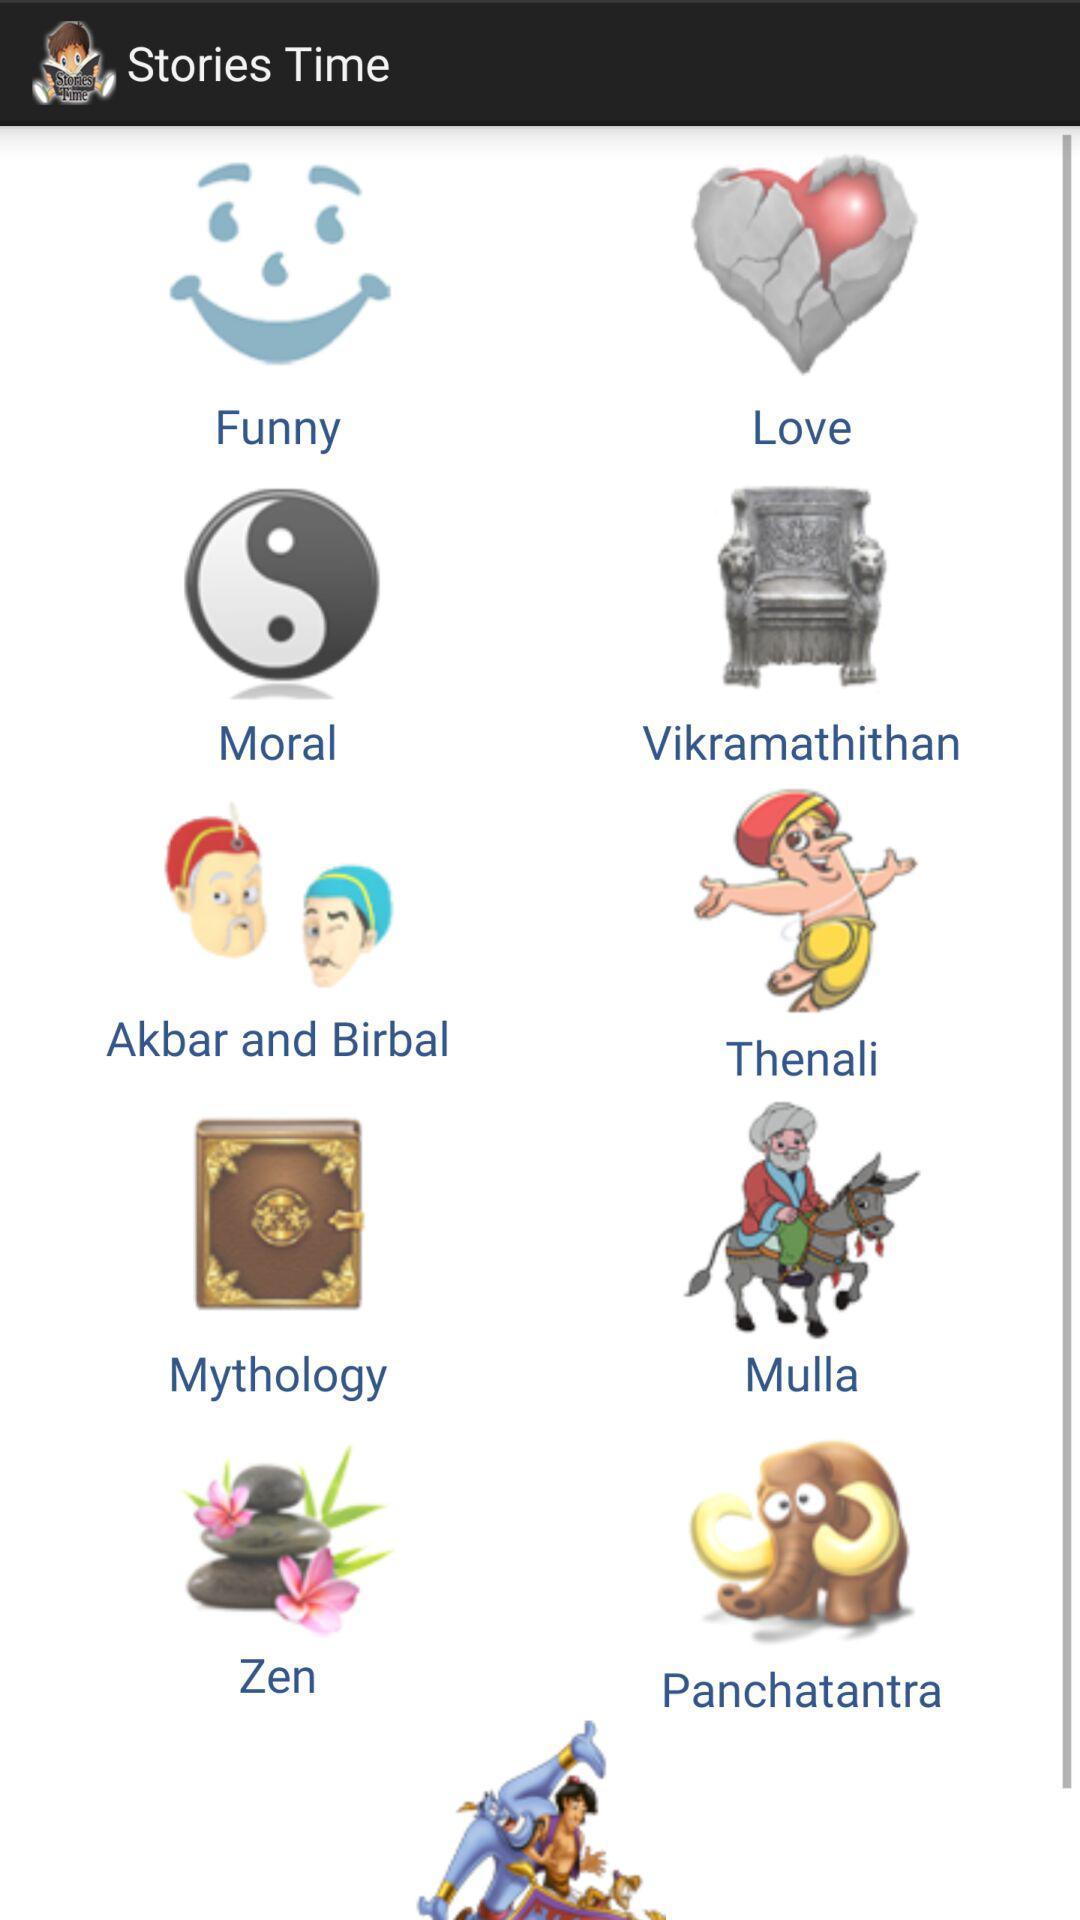  Describe the element at coordinates (277, 1245) in the screenshot. I see `the button below thenali button` at that location.